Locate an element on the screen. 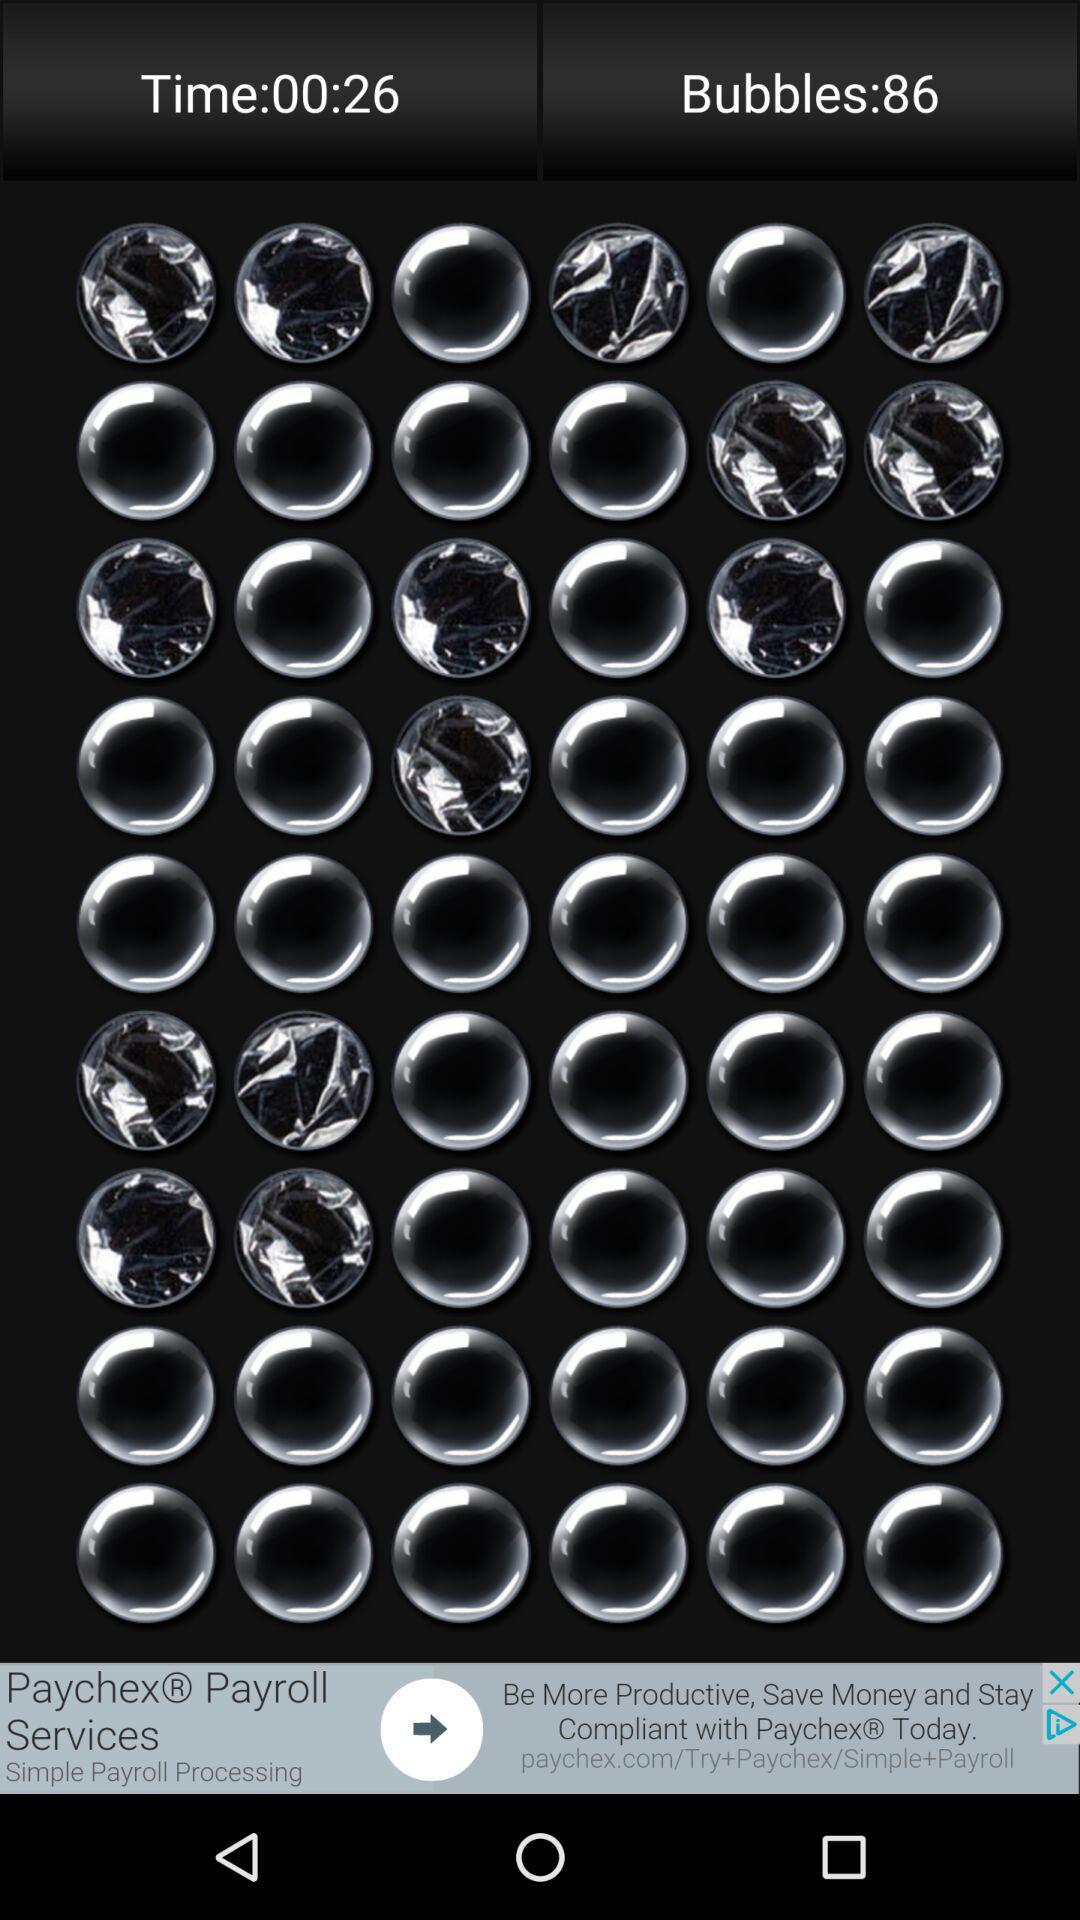  option is located at coordinates (145, 292).